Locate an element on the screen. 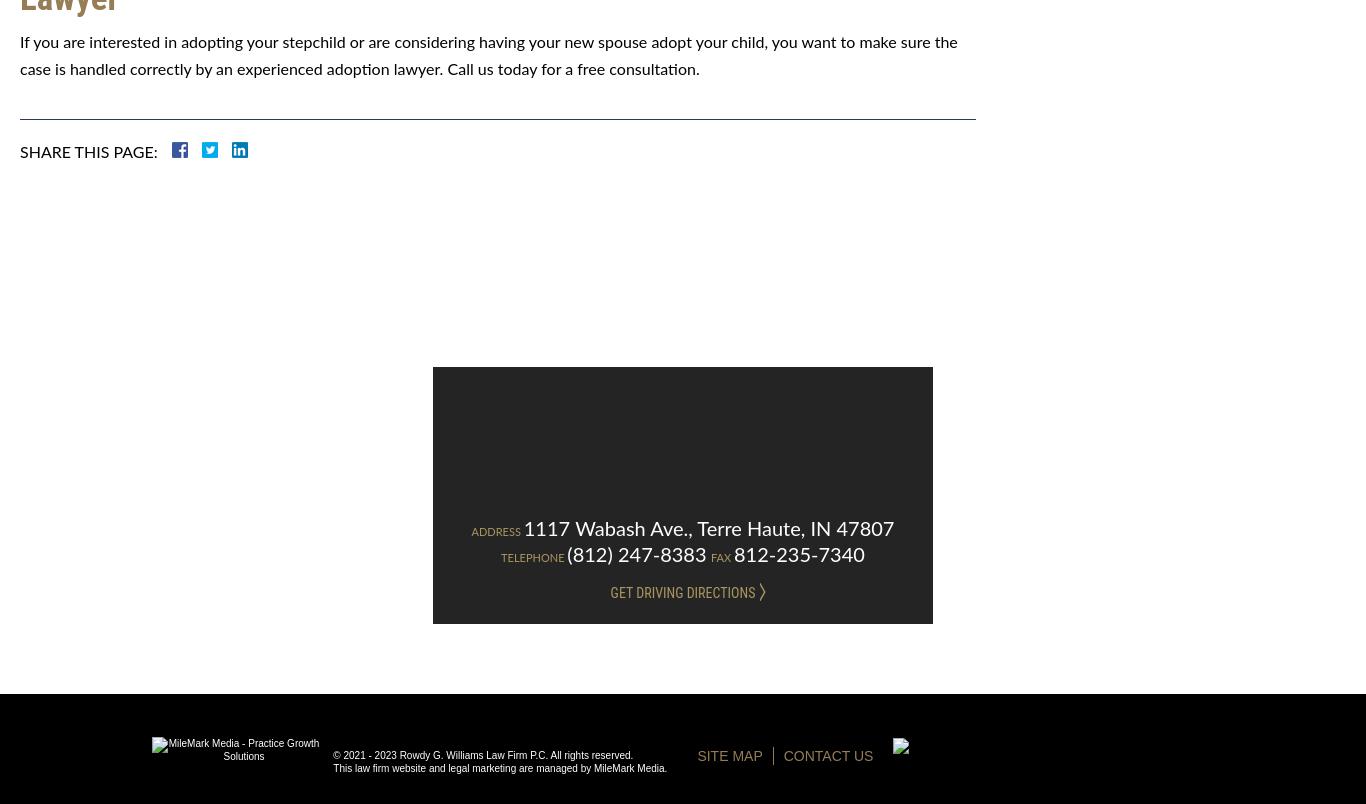 The width and height of the screenshot is (1366, 804). 'Contact Us' is located at coordinates (826, 755).